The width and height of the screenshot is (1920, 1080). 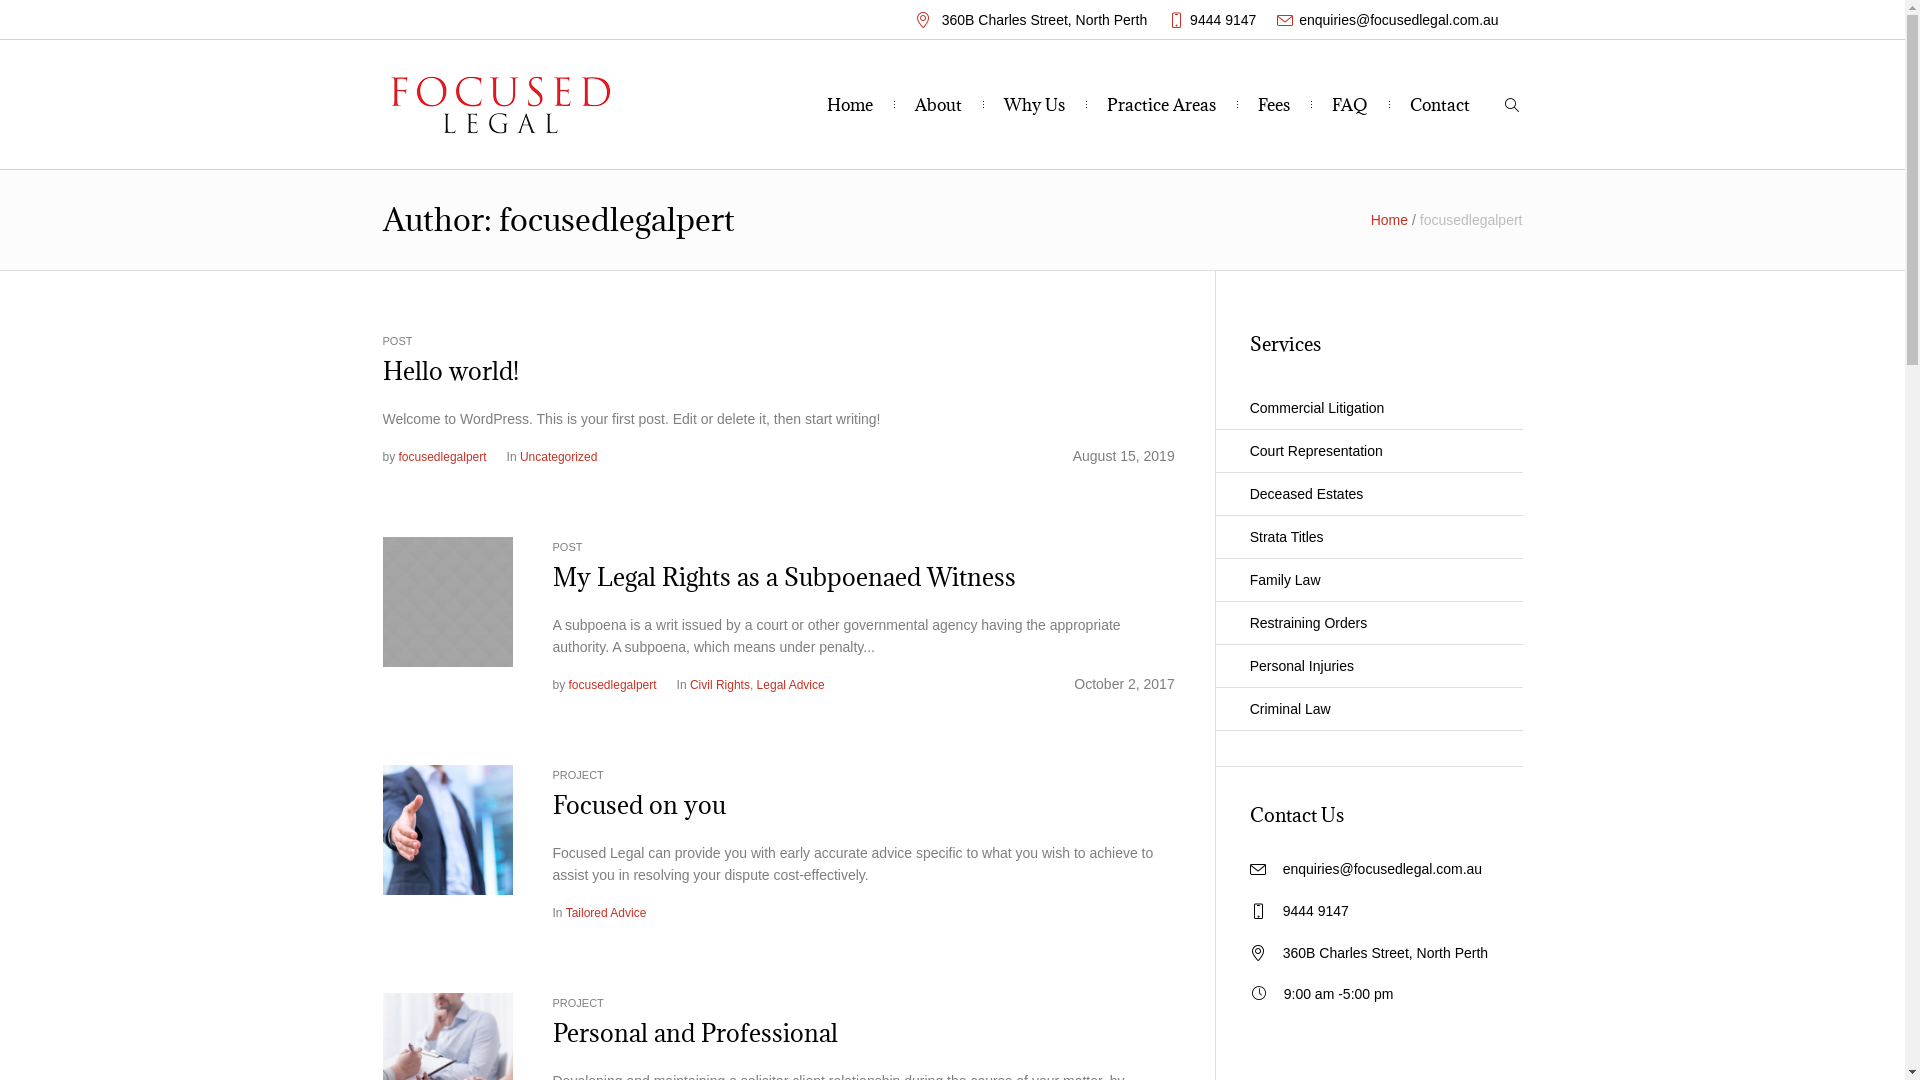 I want to click on 'Home', so click(x=826, y=104).